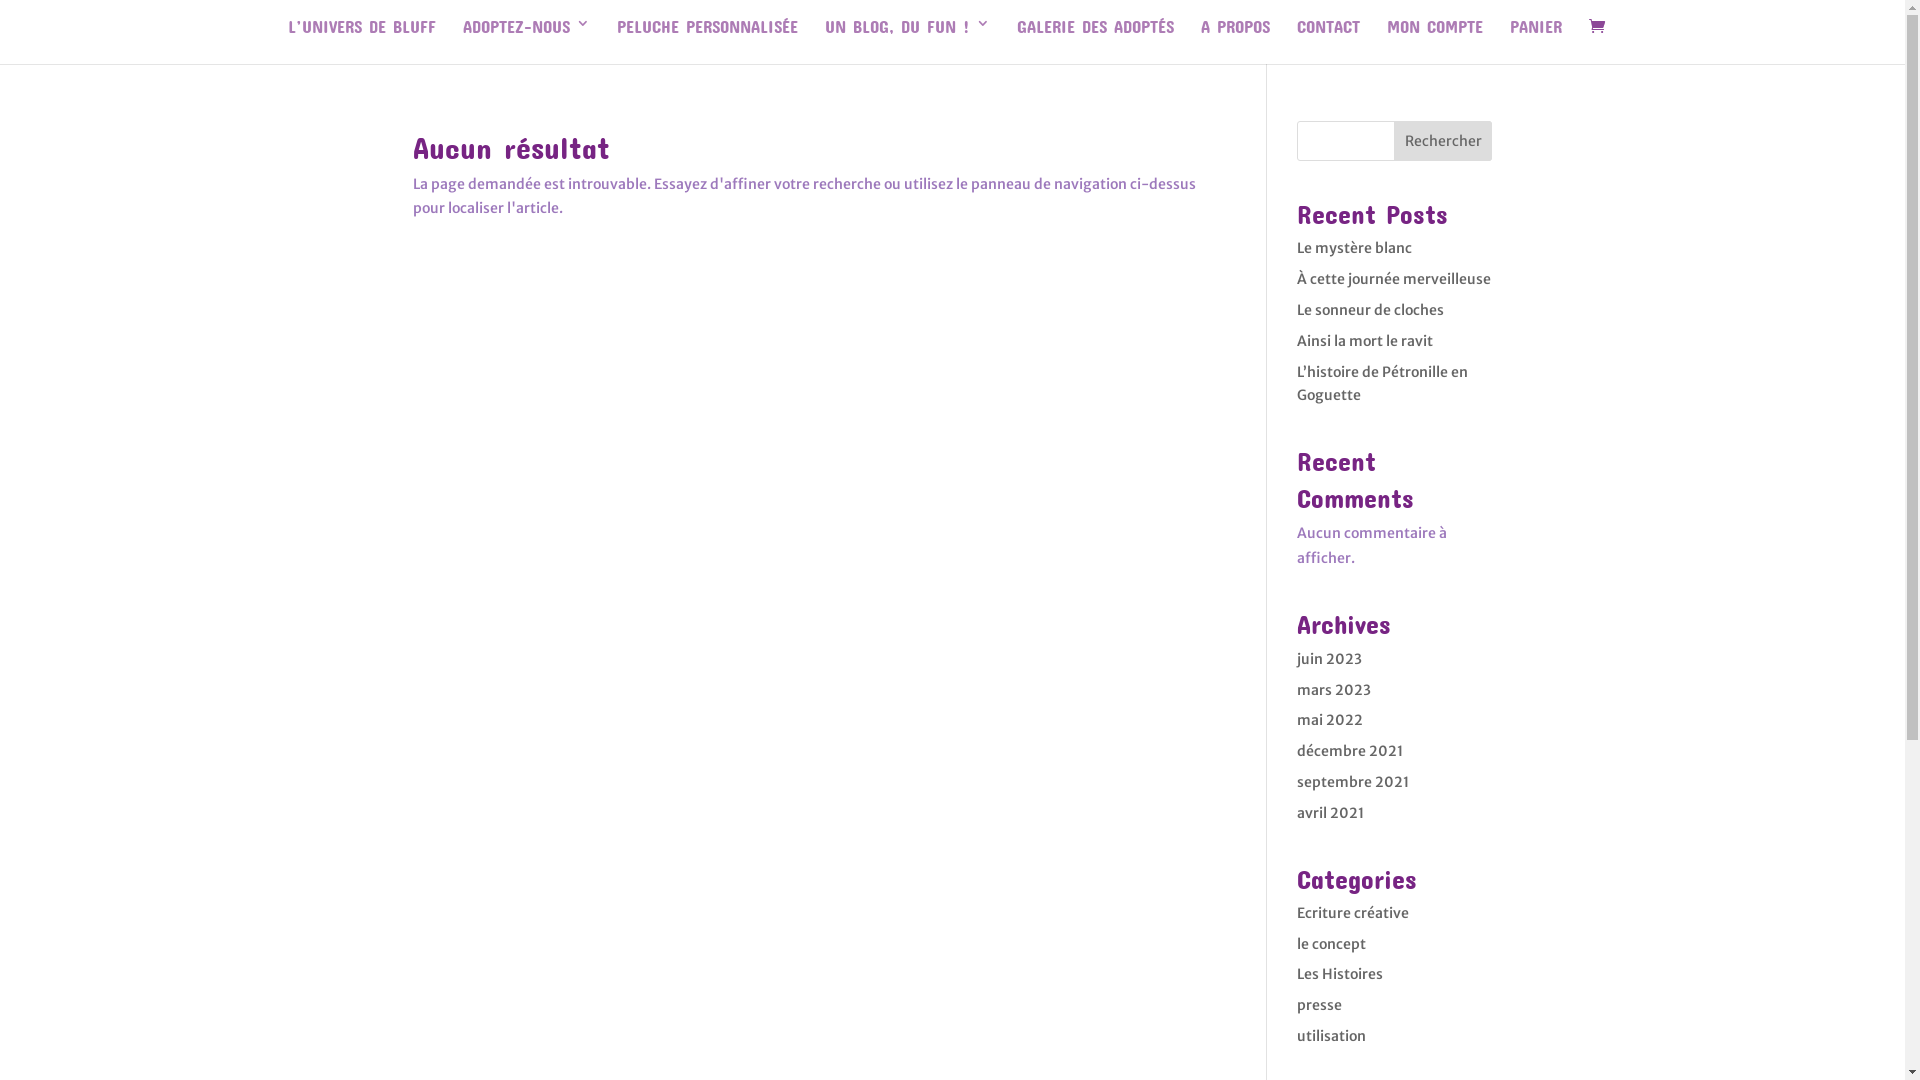 This screenshot has width=1920, height=1080. What do you see at coordinates (526, 39) in the screenshot?
I see `'ADOPTEZ-NOUS'` at bounding box center [526, 39].